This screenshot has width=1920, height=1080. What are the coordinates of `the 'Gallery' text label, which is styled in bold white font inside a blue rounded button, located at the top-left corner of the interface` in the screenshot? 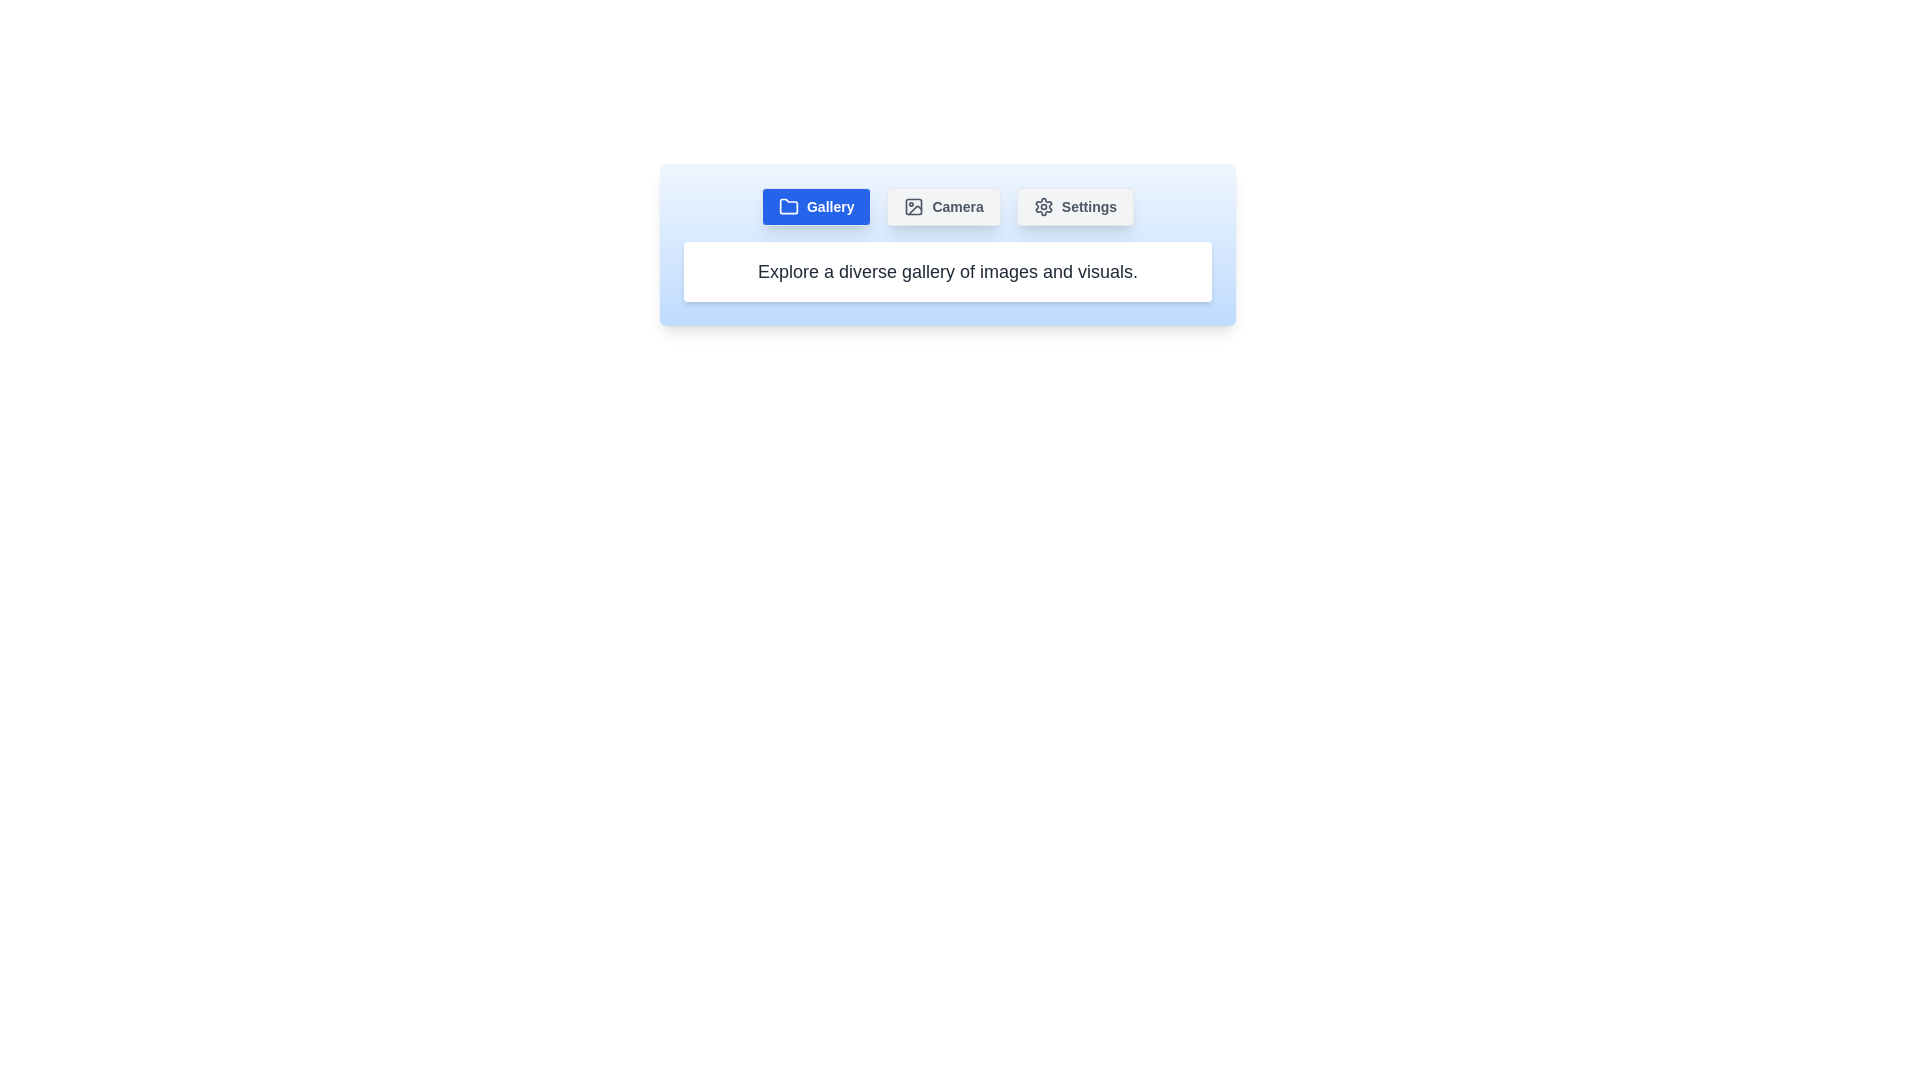 It's located at (830, 207).